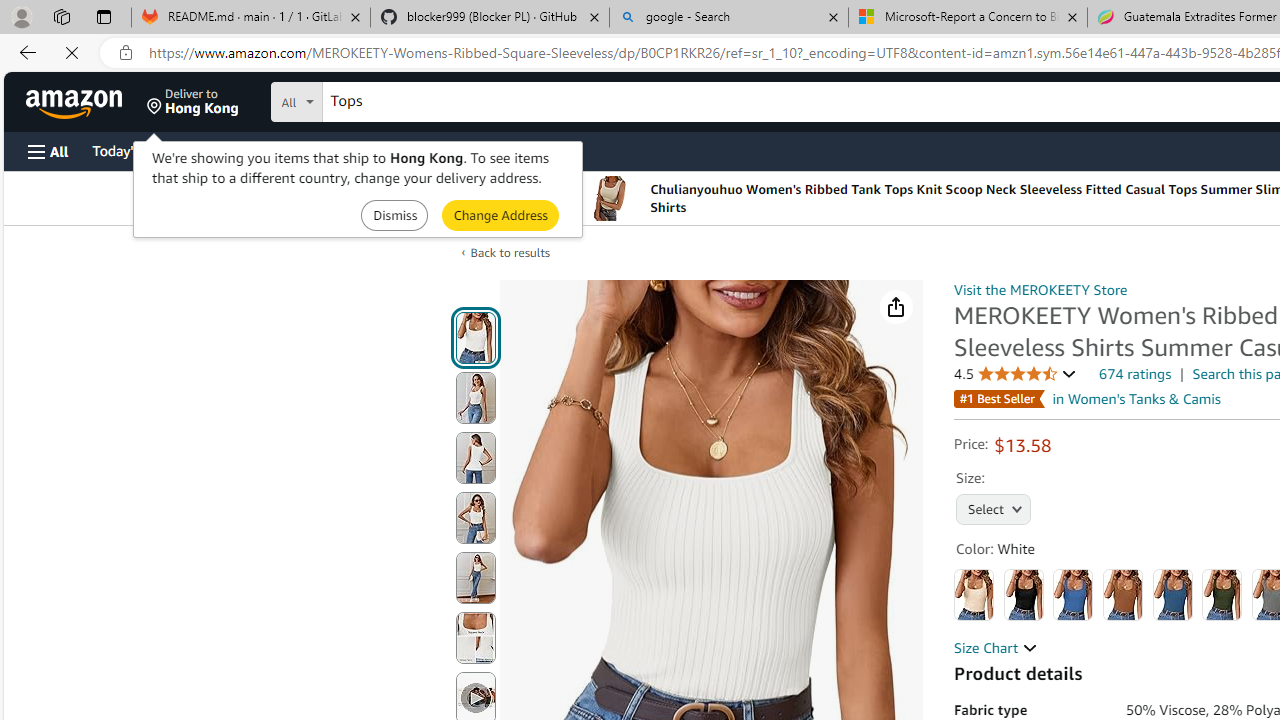 This screenshot has width=1280, height=720. I want to click on 'Green', so click(1221, 594).